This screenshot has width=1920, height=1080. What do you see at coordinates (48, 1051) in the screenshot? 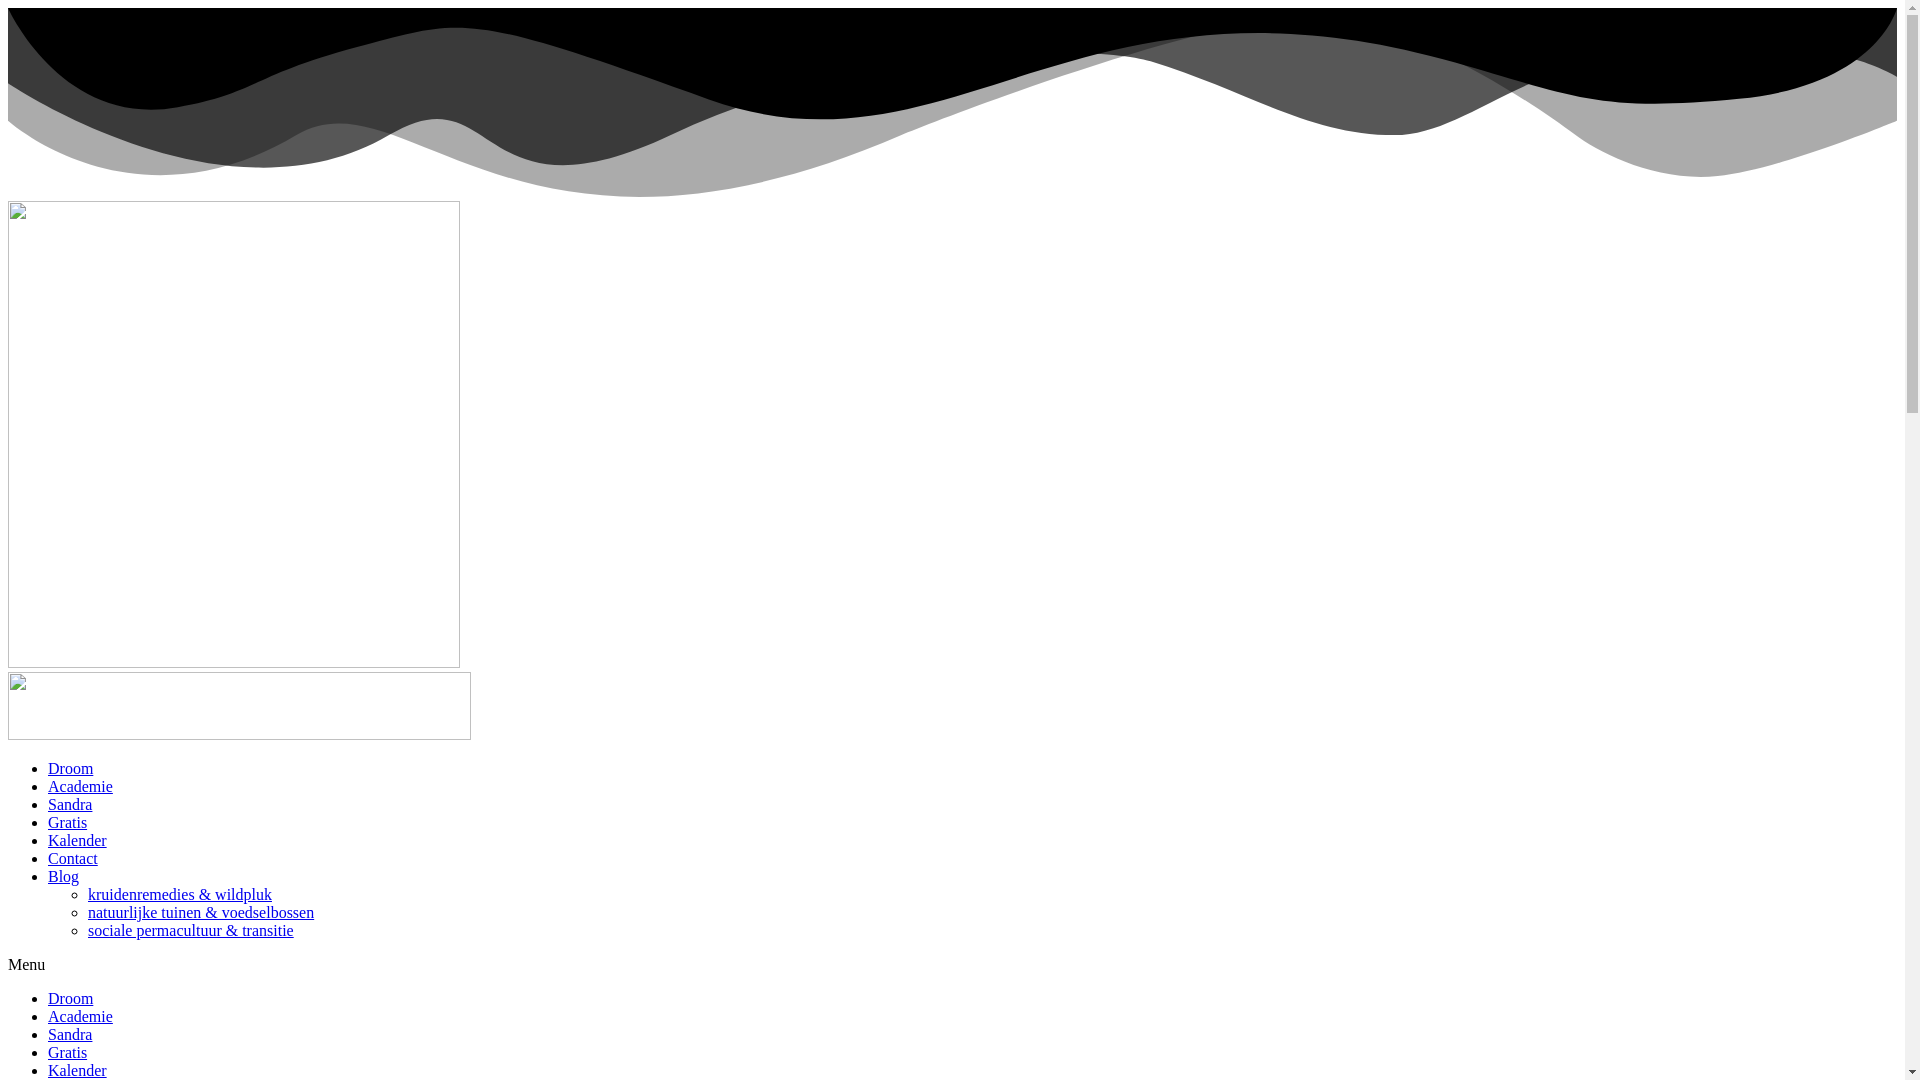
I see `'Gratis'` at bounding box center [48, 1051].